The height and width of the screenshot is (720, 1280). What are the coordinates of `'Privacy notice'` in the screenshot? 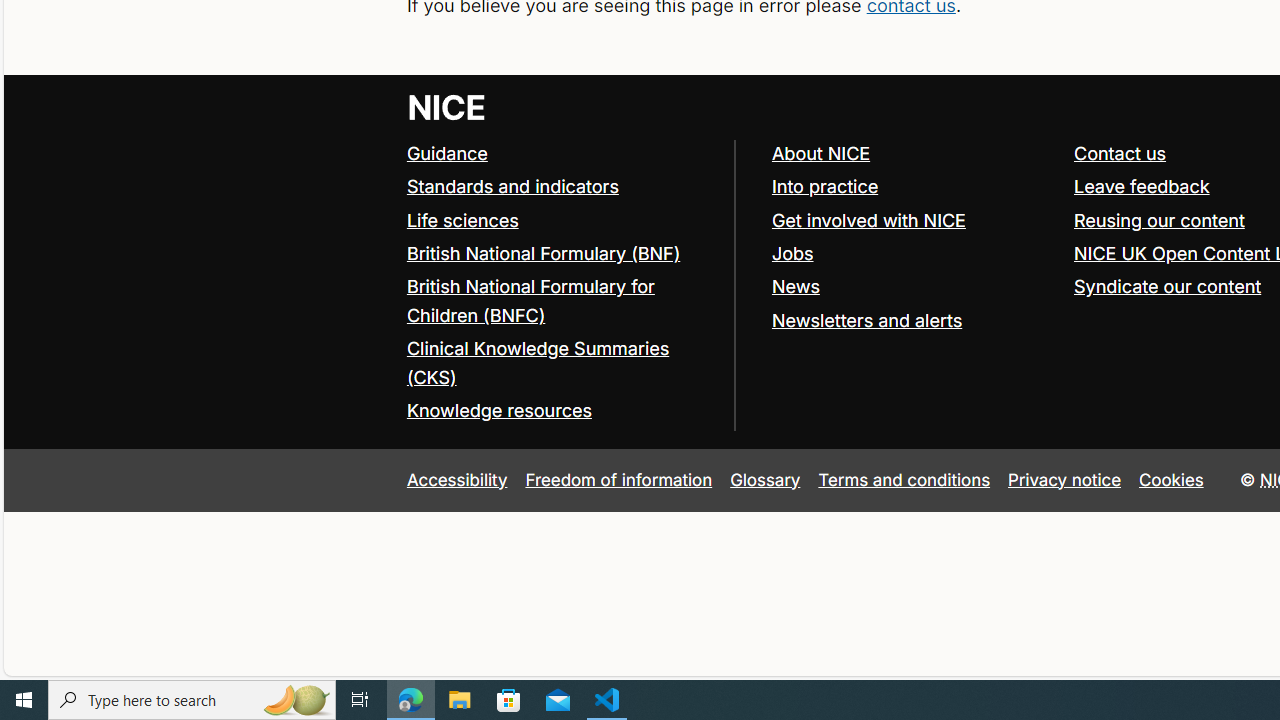 It's located at (1064, 479).